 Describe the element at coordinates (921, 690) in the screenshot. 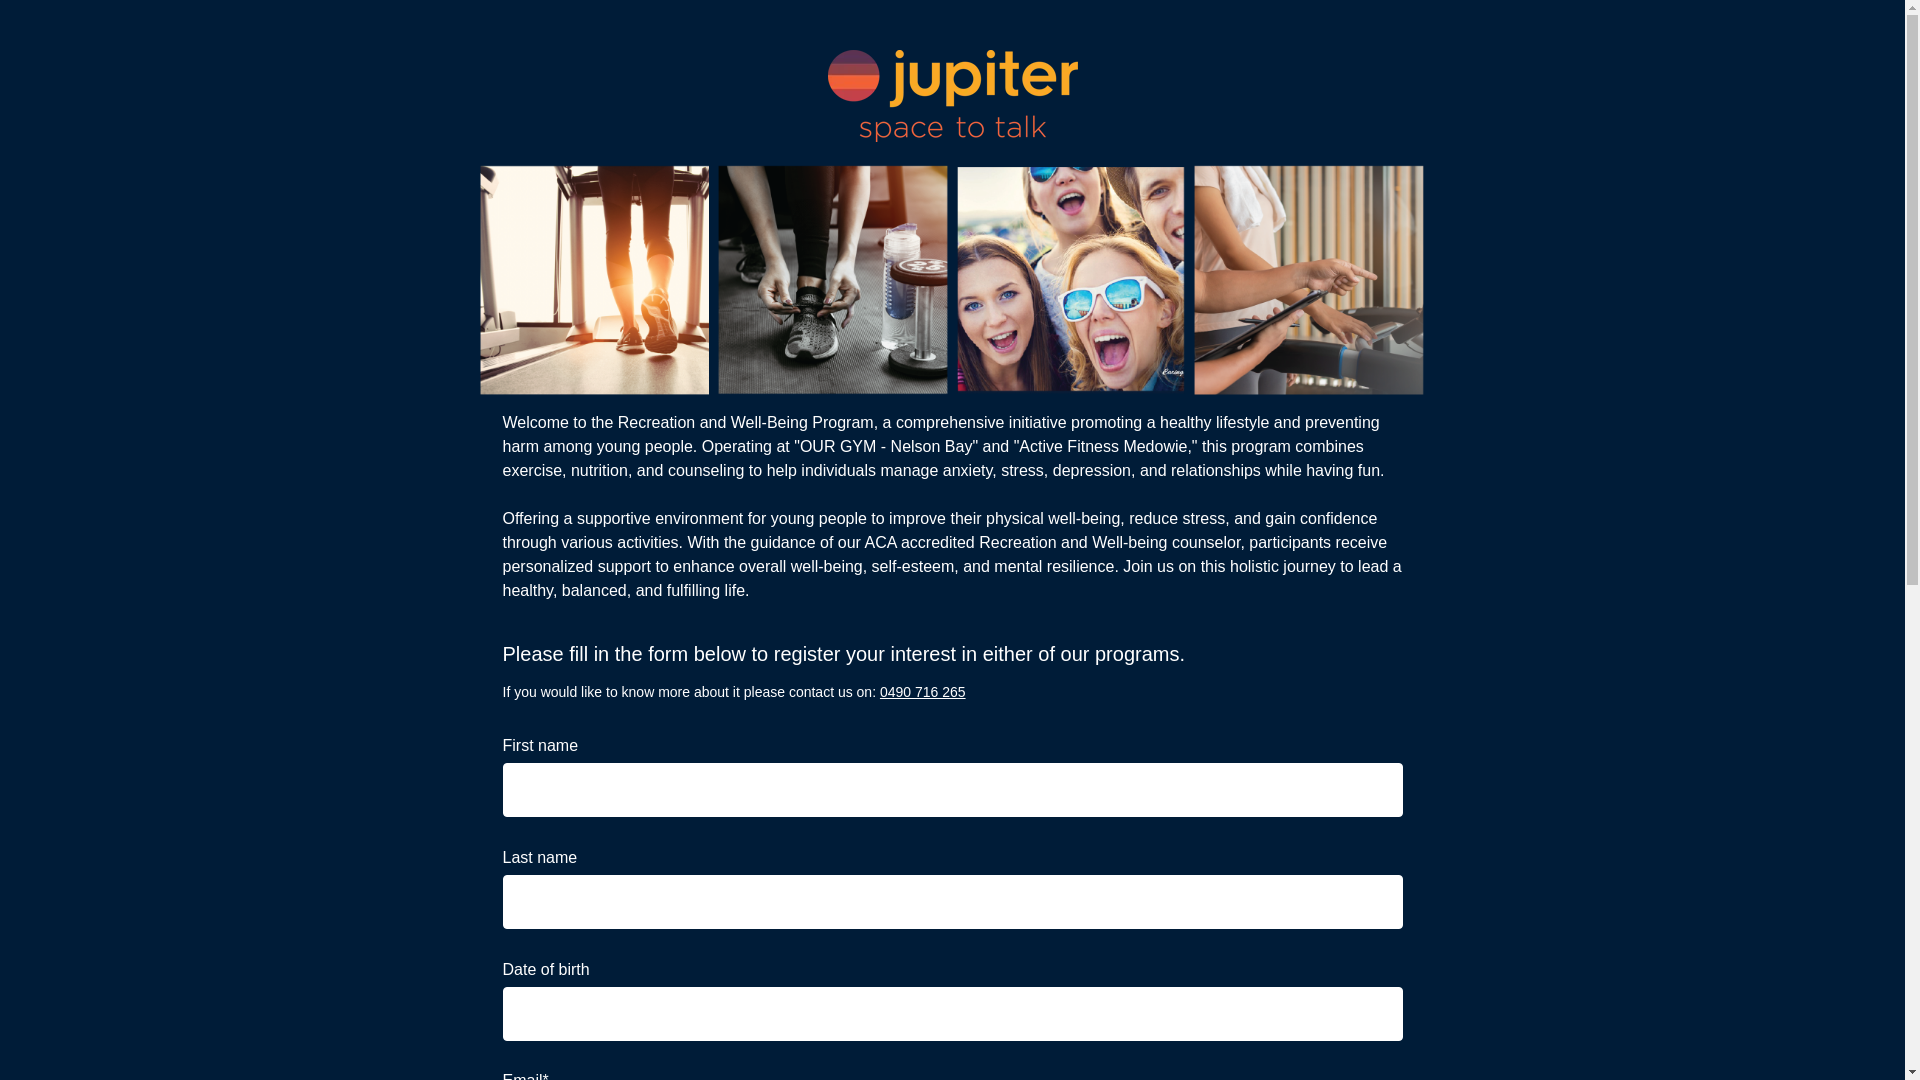

I see `'0490 716 265'` at that location.